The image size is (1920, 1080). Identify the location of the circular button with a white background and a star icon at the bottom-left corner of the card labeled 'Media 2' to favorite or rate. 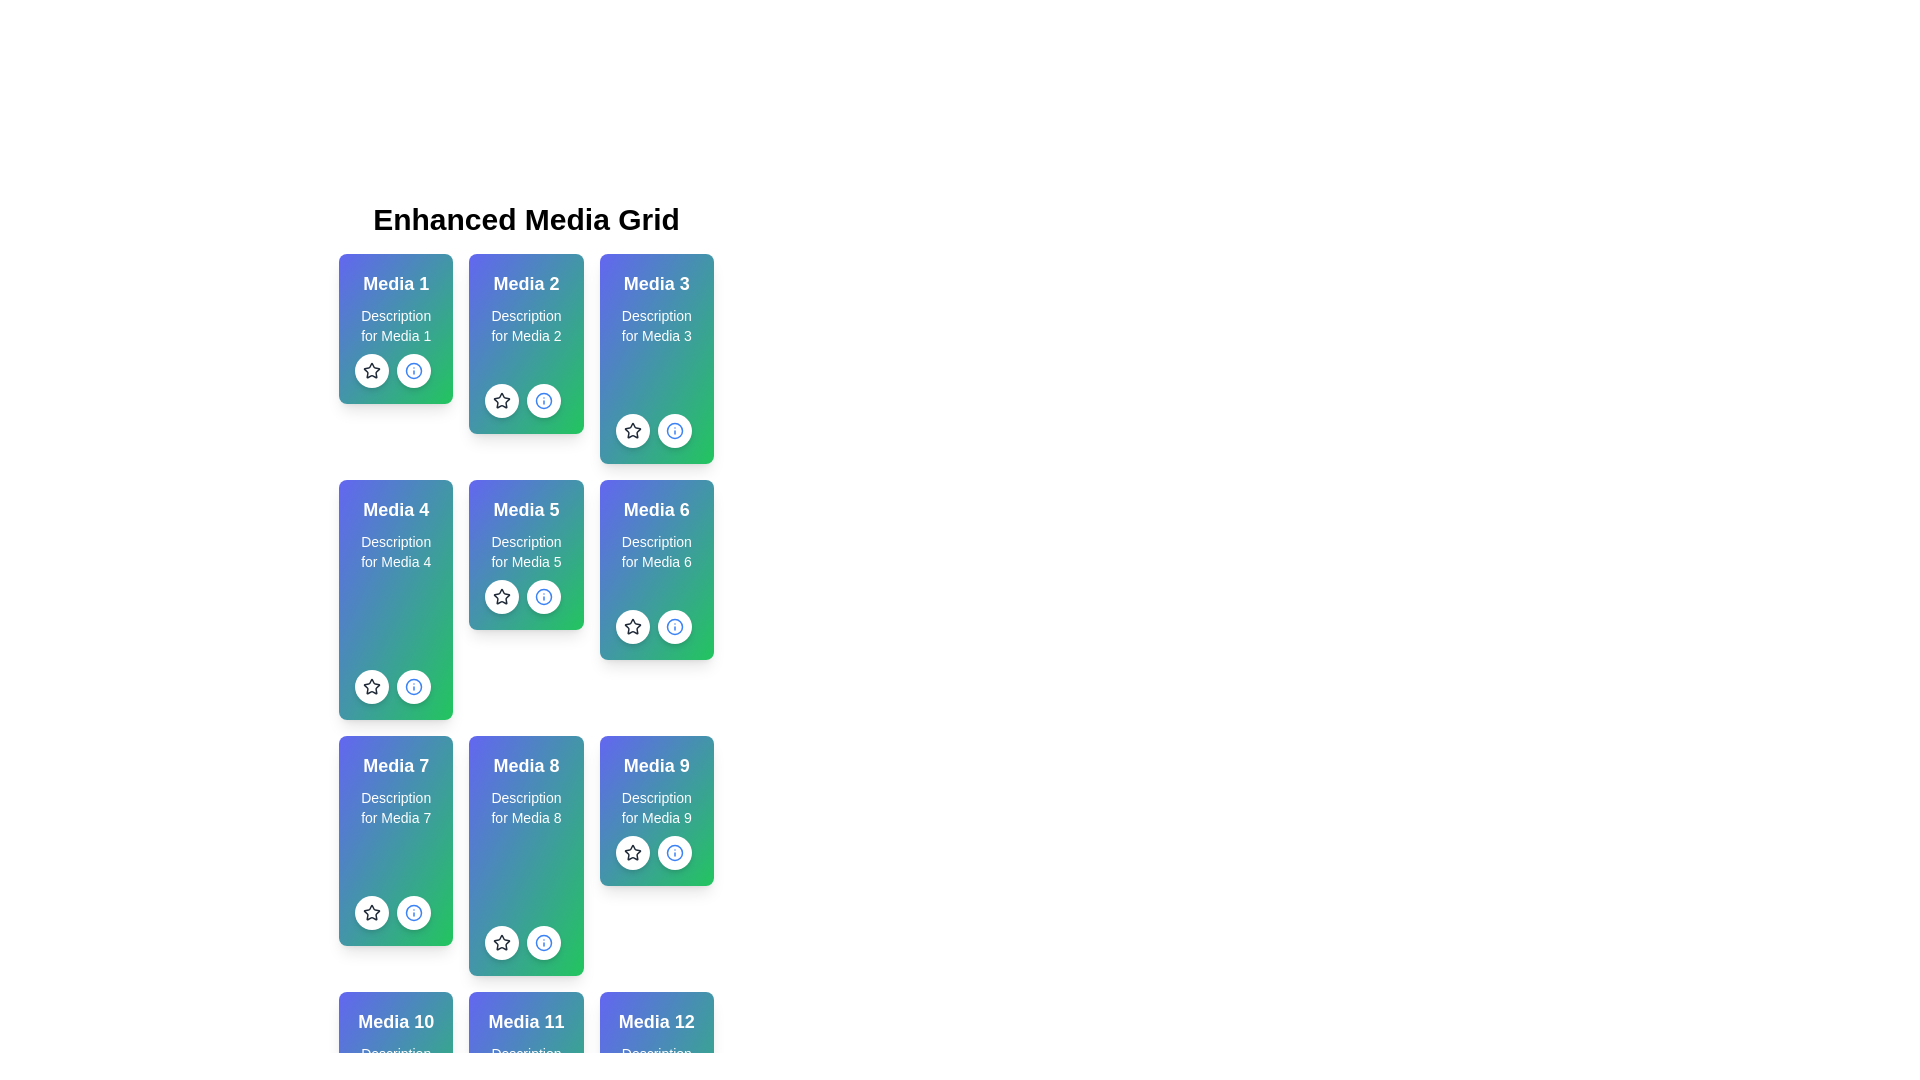
(502, 401).